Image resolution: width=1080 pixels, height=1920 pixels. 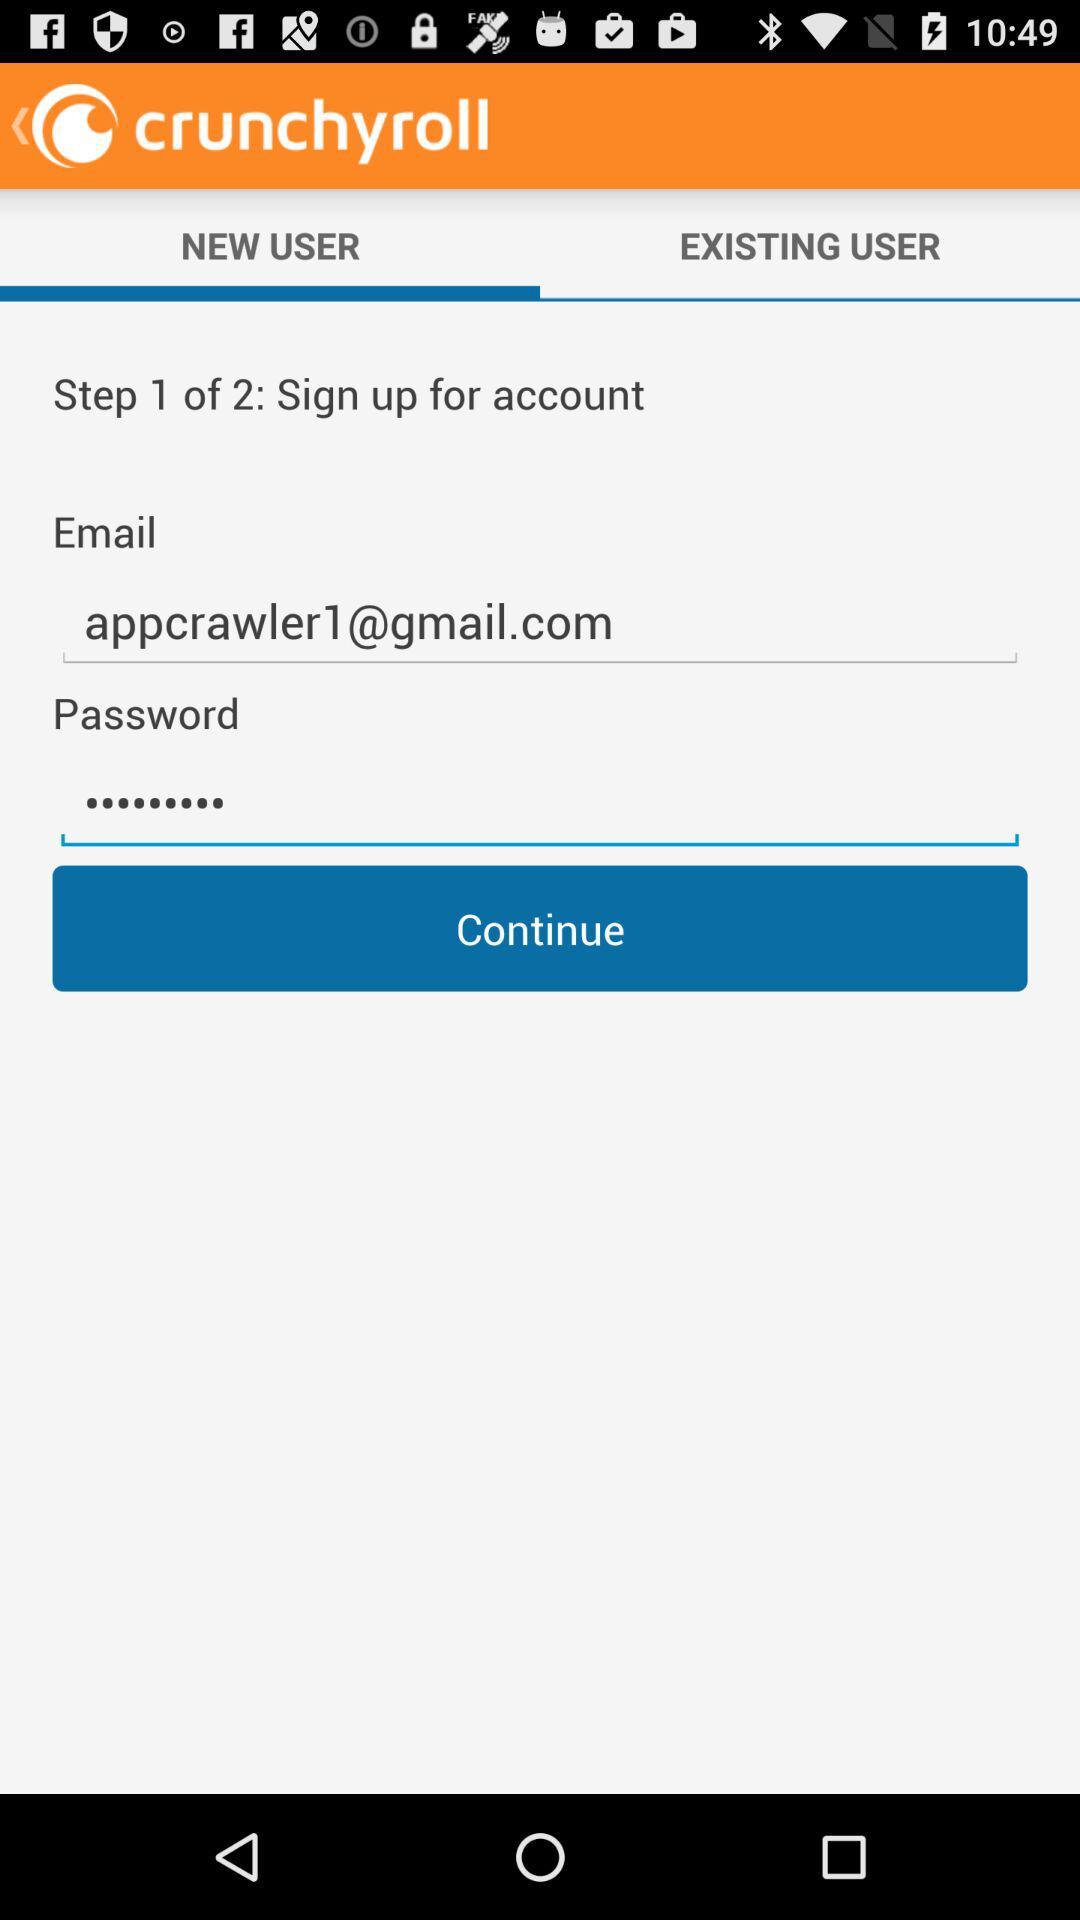 What do you see at coordinates (270, 244) in the screenshot?
I see `icon next to the existing user item` at bounding box center [270, 244].